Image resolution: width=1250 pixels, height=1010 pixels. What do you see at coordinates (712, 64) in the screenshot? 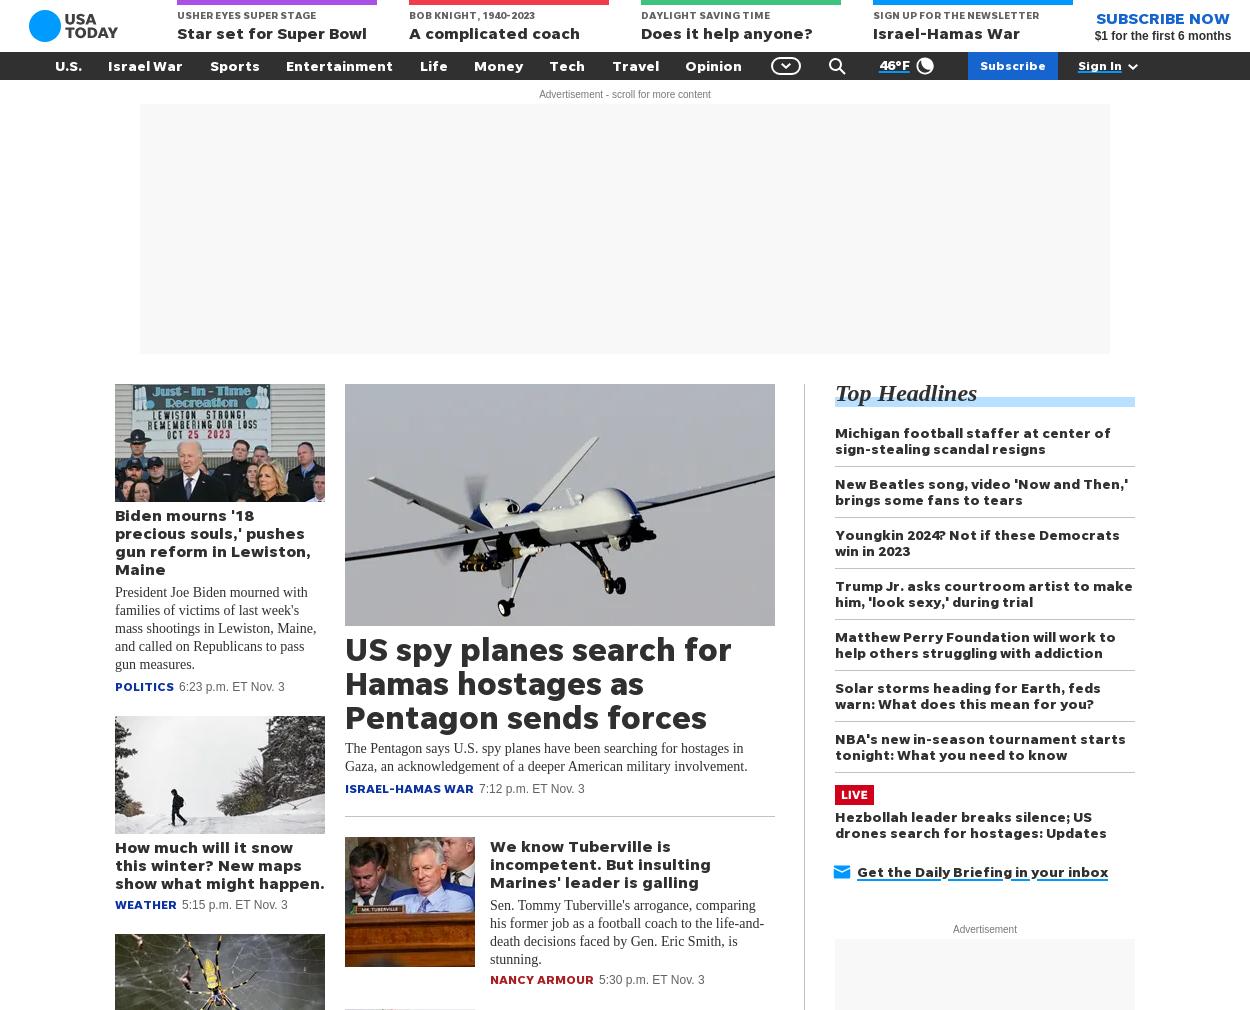
I see `'Opinion'` at bounding box center [712, 64].